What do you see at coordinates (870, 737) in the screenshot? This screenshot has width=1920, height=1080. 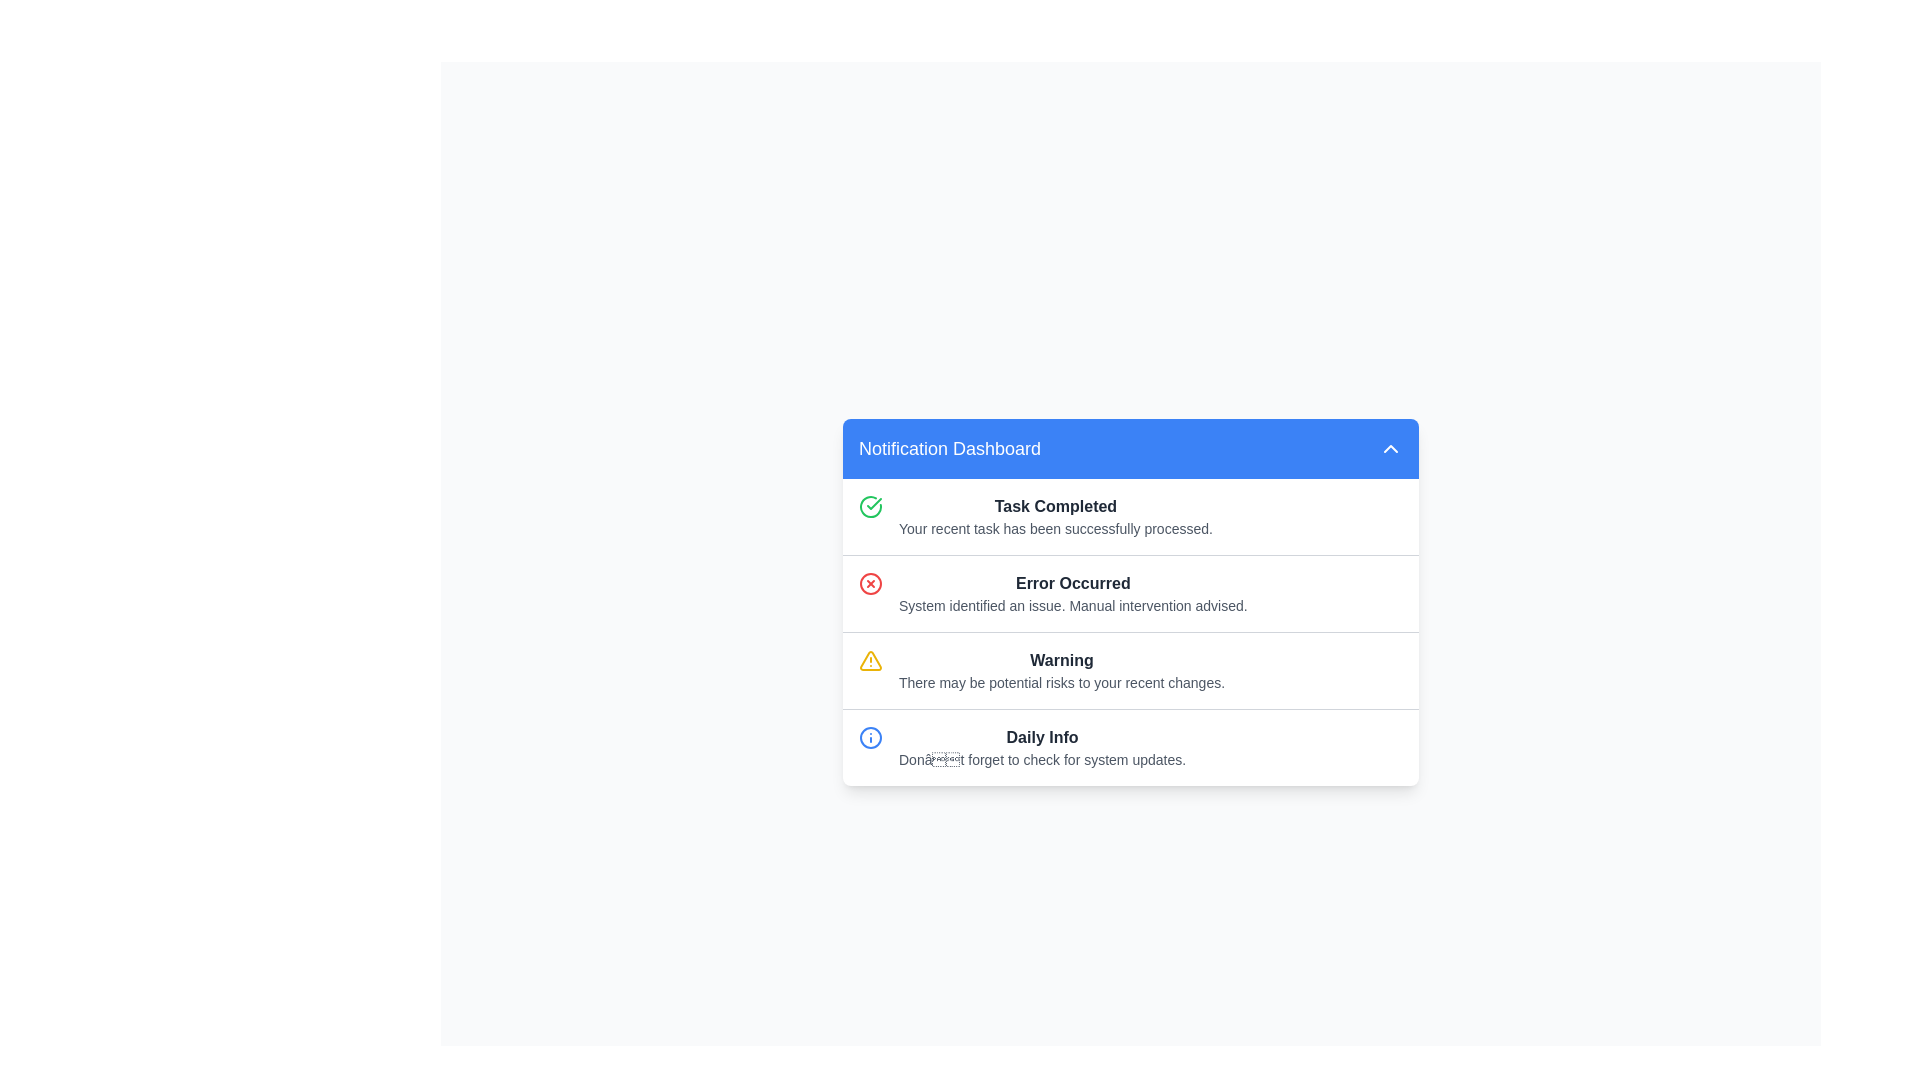 I see `blue circular SVG element that is part of the information icon, located in the lower-right section of the interface next to the 'Daily Info' notification` at bounding box center [870, 737].